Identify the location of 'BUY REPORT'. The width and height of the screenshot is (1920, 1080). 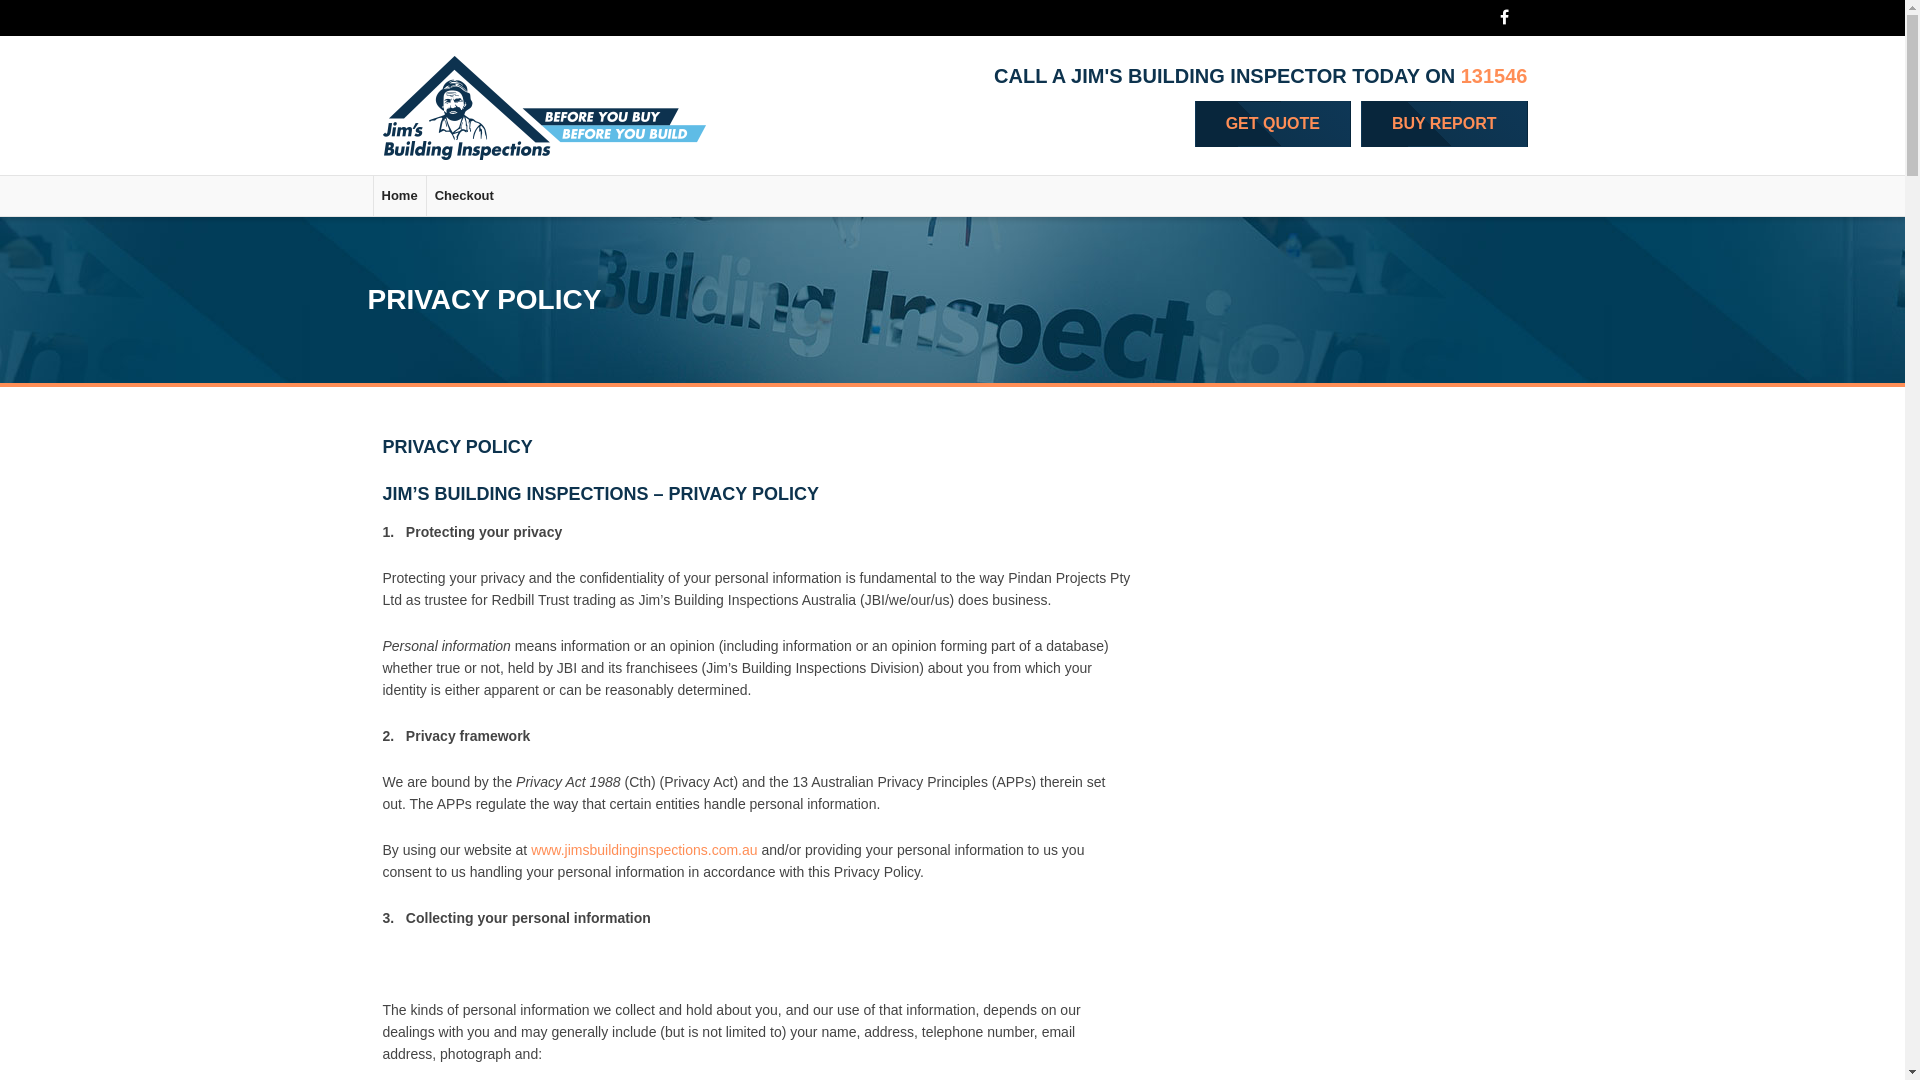
(1360, 123).